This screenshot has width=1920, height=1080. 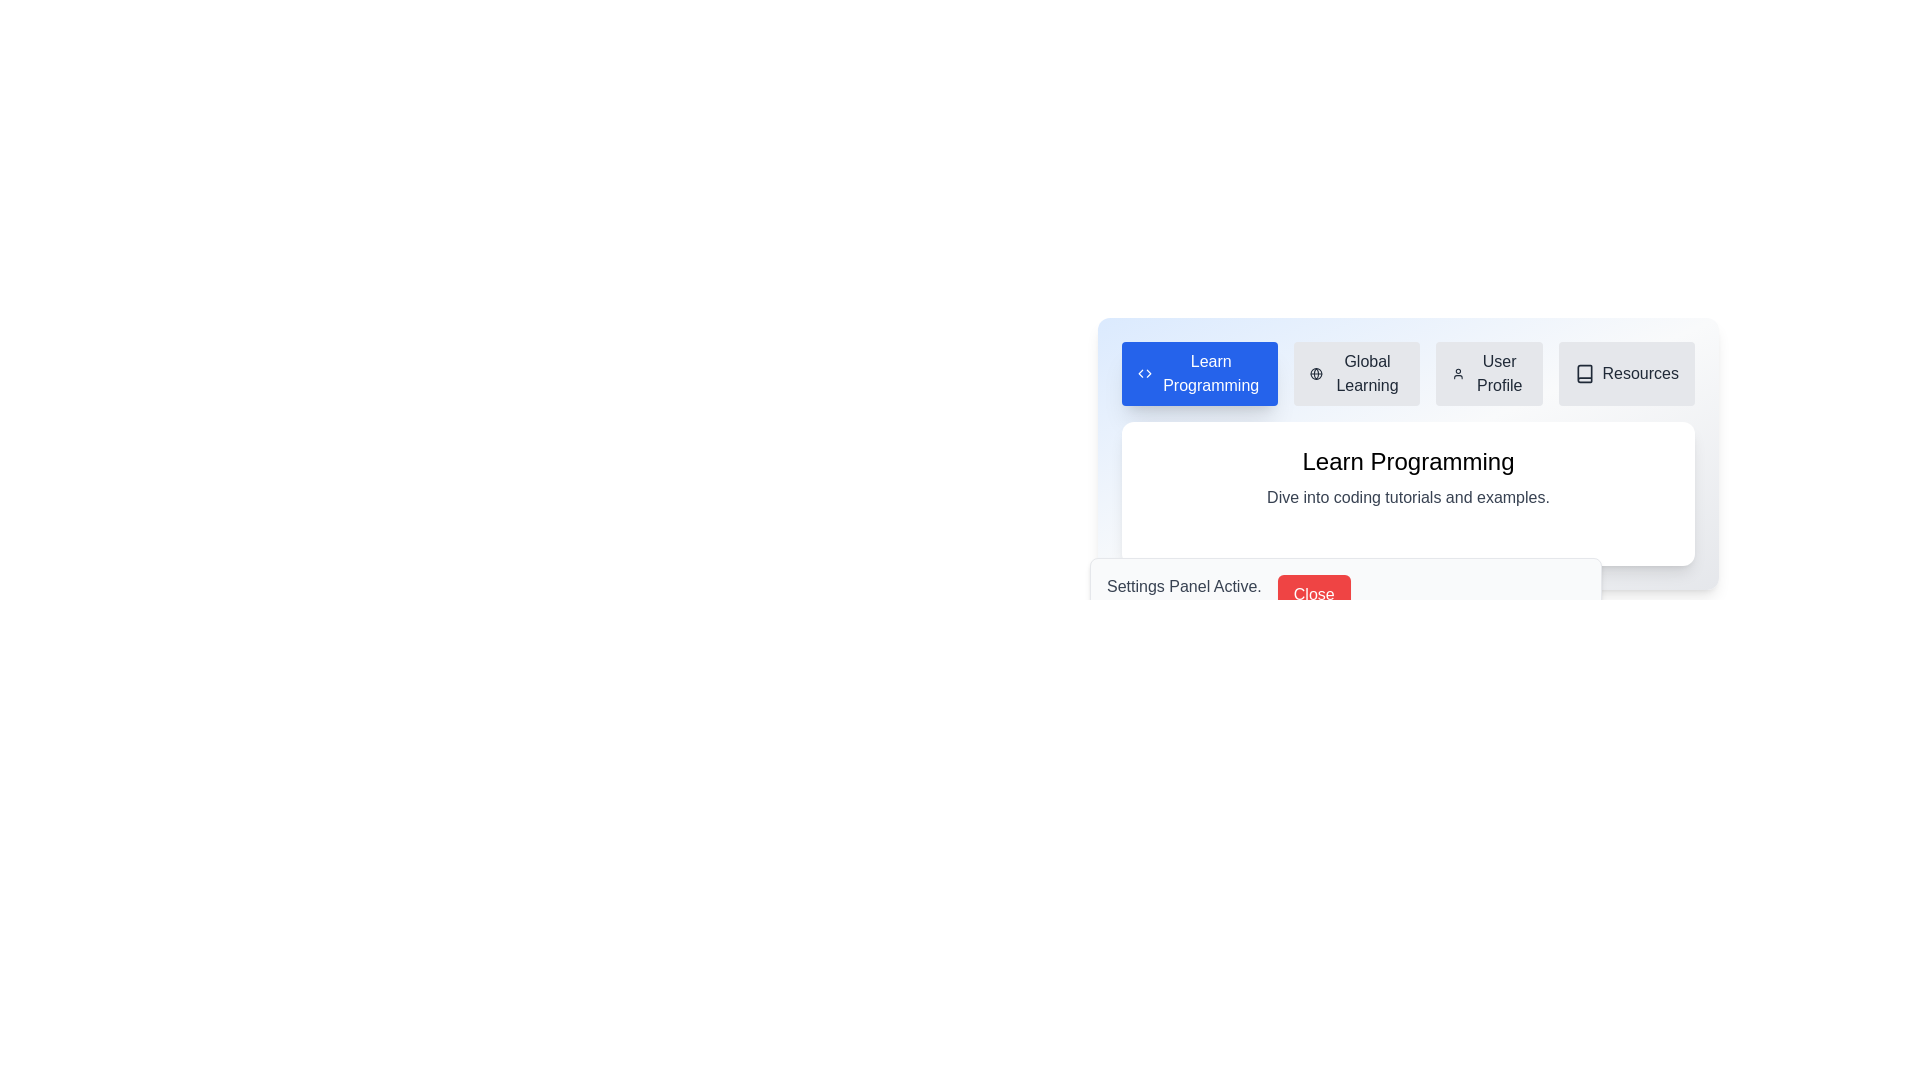 What do you see at coordinates (1489, 374) in the screenshot?
I see `the tab labeled User Profile to view its content` at bounding box center [1489, 374].